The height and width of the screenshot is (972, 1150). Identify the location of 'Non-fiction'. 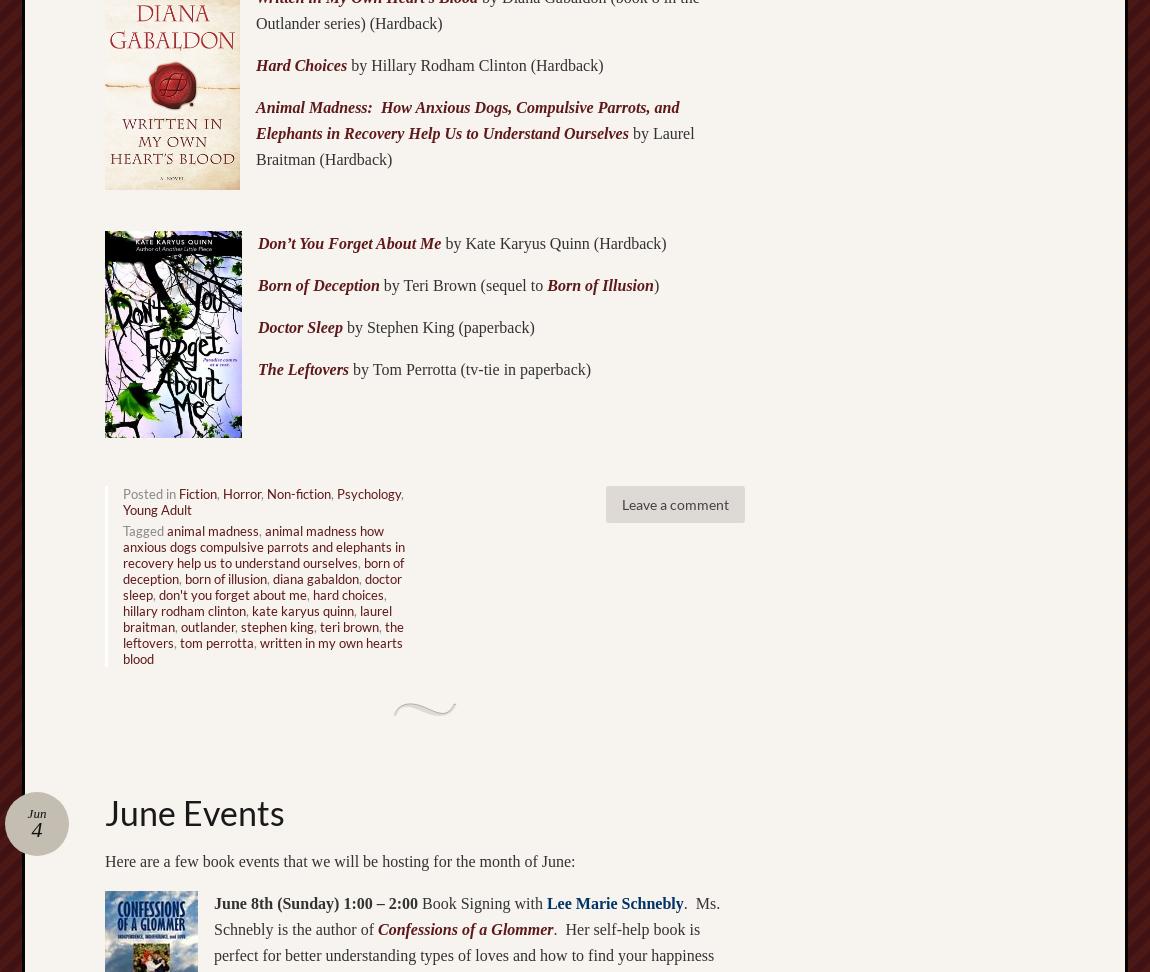
(299, 492).